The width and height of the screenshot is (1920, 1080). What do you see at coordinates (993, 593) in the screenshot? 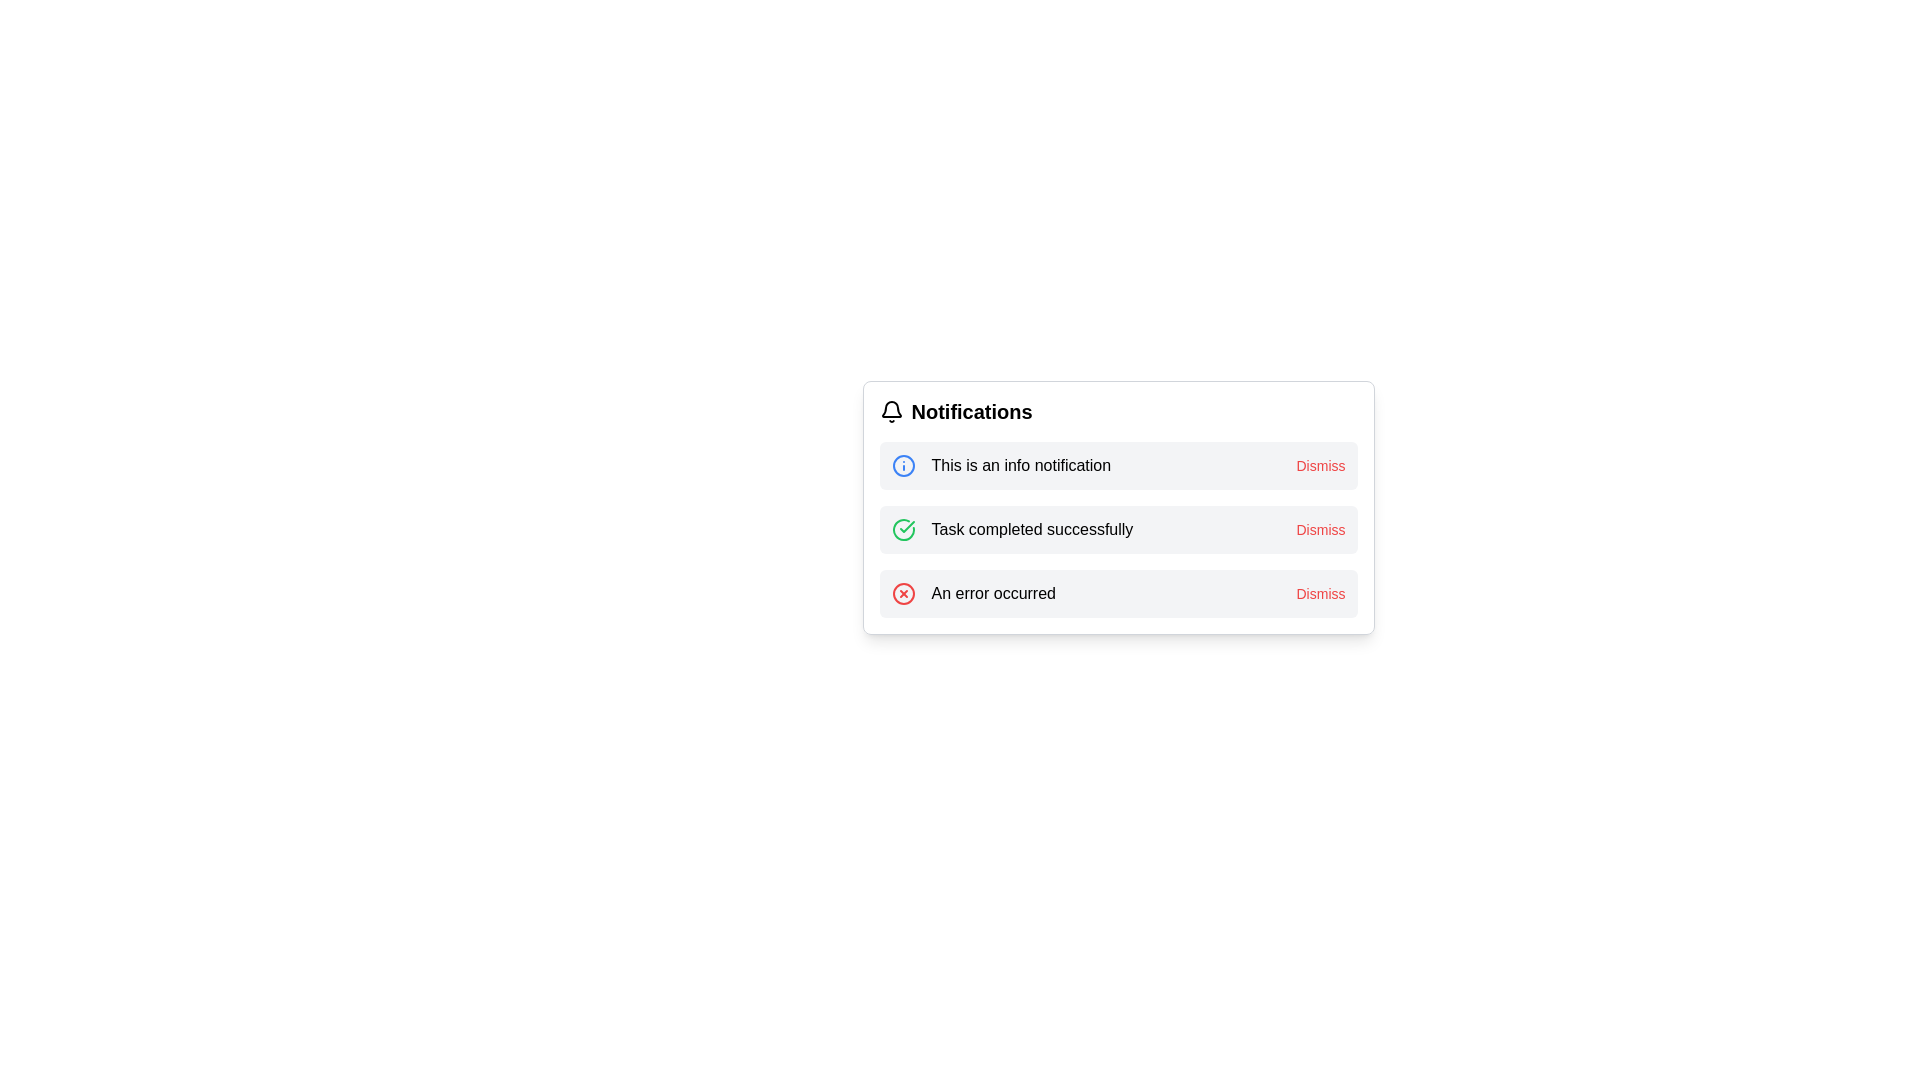
I see `text from the notification label that displays 'An error occurred' styled in black font on a light gray background` at bounding box center [993, 593].